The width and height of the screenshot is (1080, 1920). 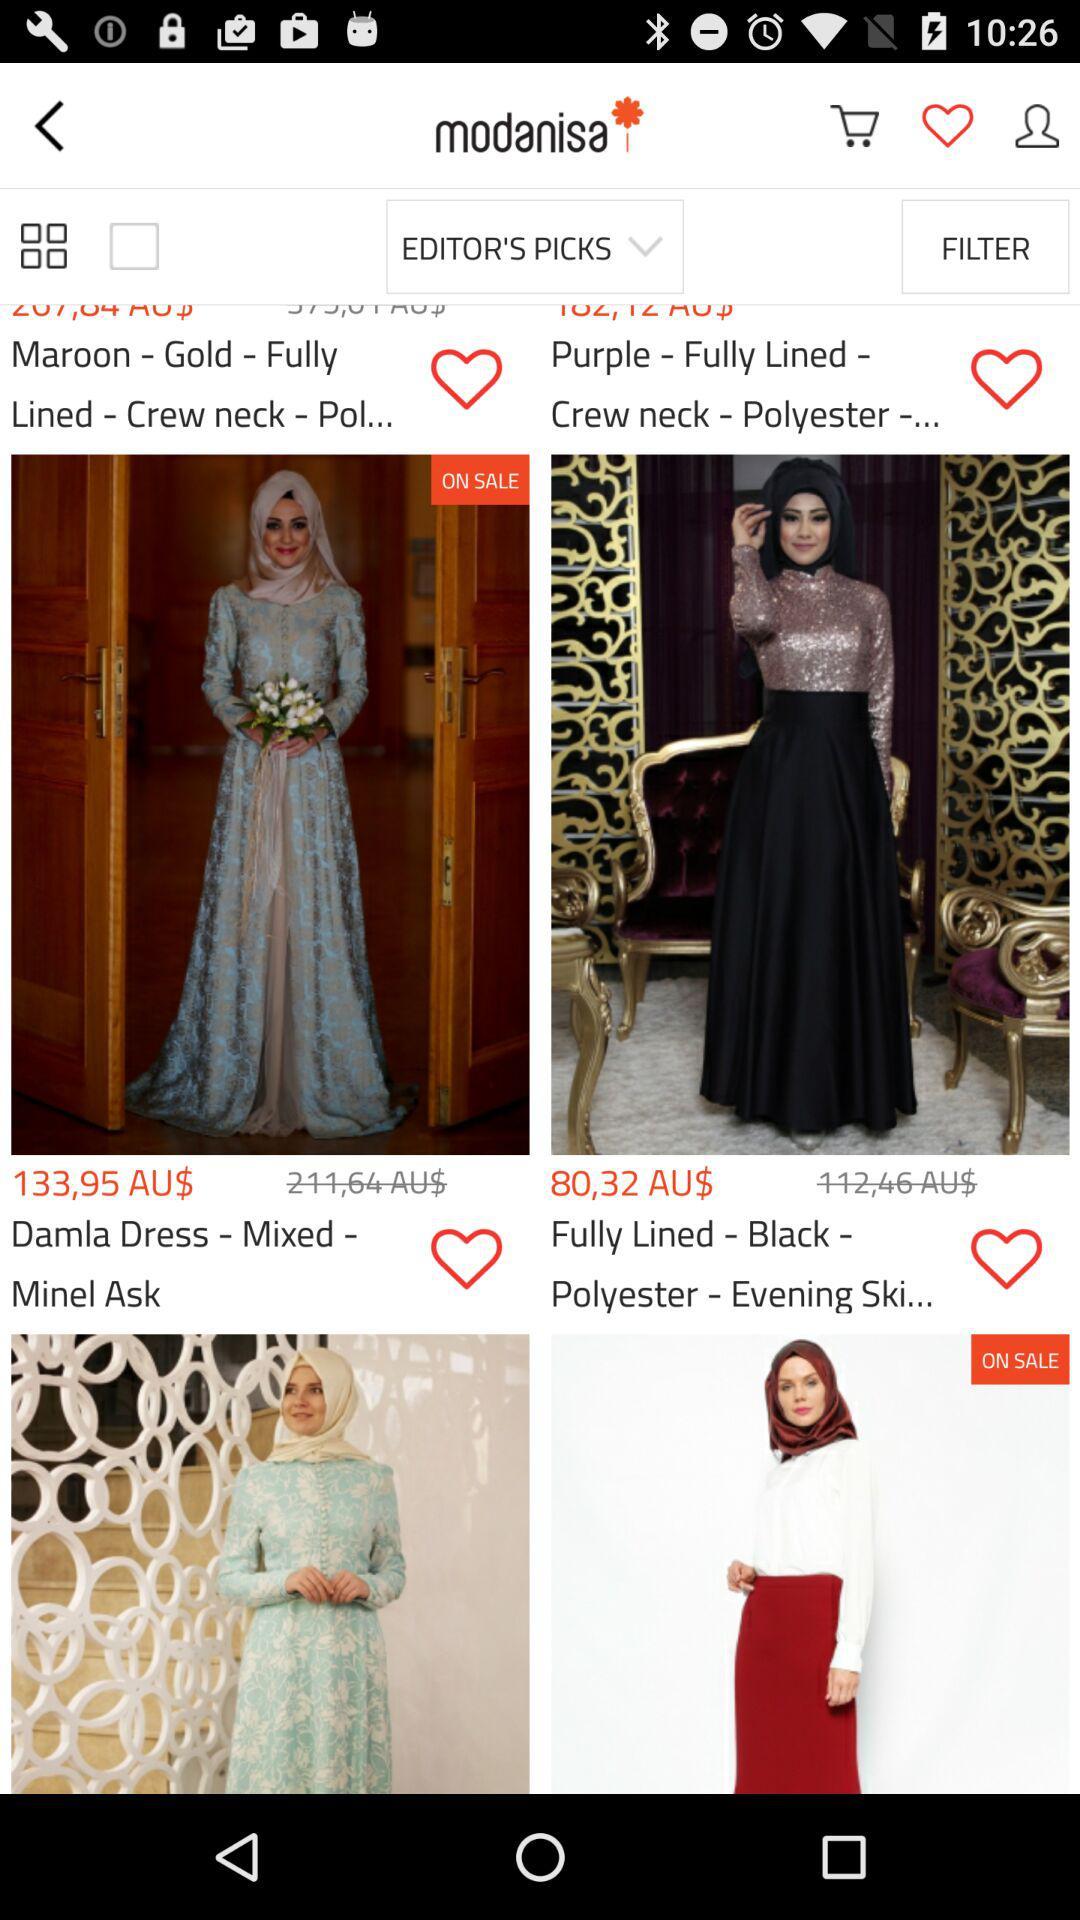 I want to click on about me option, so click(x=1036, y=124).